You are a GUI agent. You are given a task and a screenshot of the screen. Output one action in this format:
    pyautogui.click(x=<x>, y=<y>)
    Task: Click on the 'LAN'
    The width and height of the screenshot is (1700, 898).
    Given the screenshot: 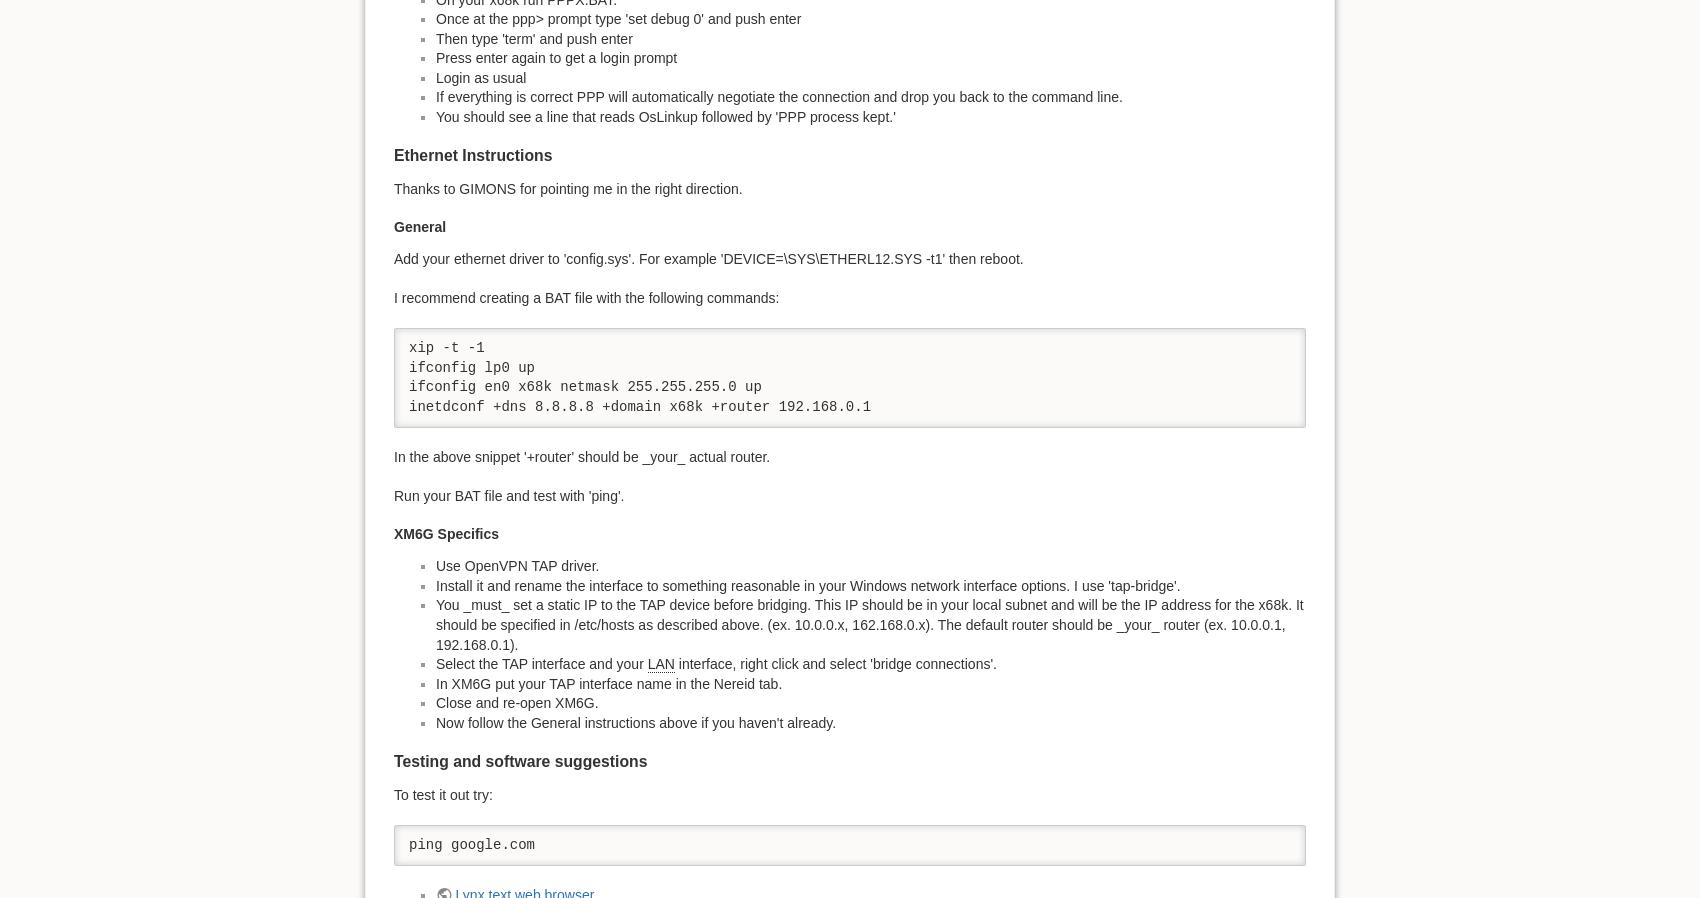 What is the action you would take?
    pyautogui.click(x=660, y=662)
    